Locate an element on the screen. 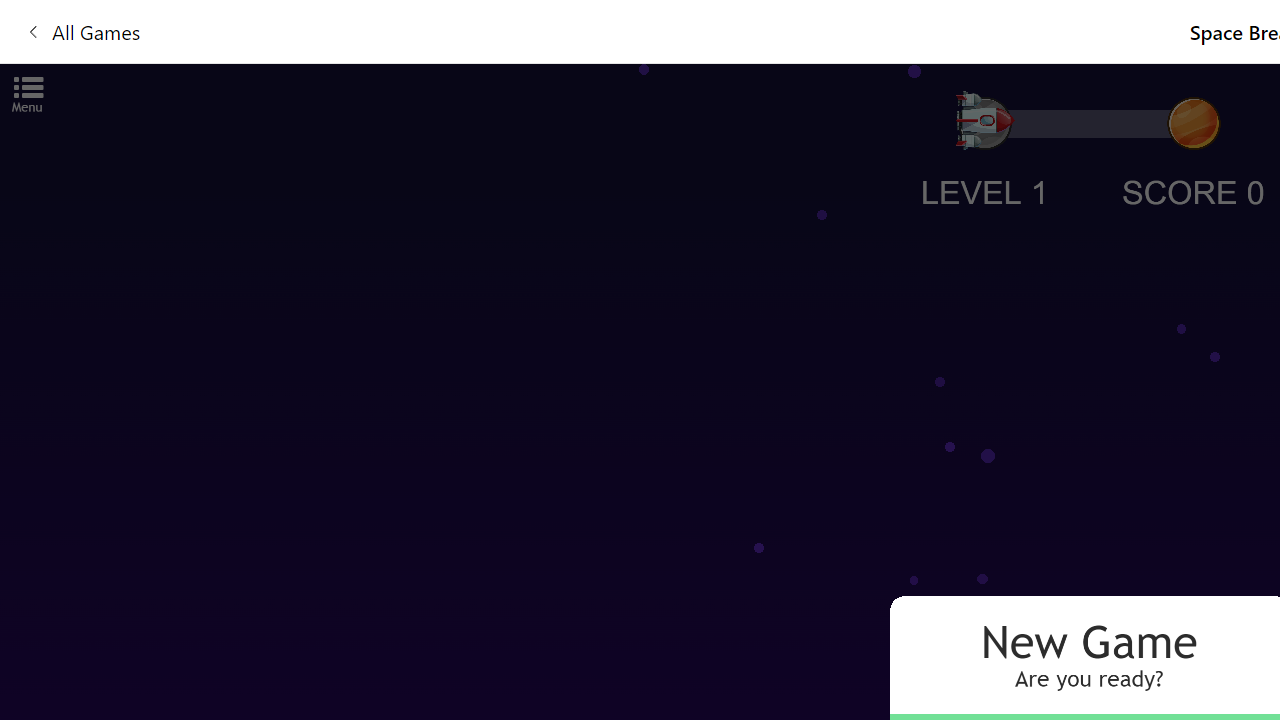 The height and width of the screenshot is (720, 1280). 'All Games' is located at coordinates (81, 31).